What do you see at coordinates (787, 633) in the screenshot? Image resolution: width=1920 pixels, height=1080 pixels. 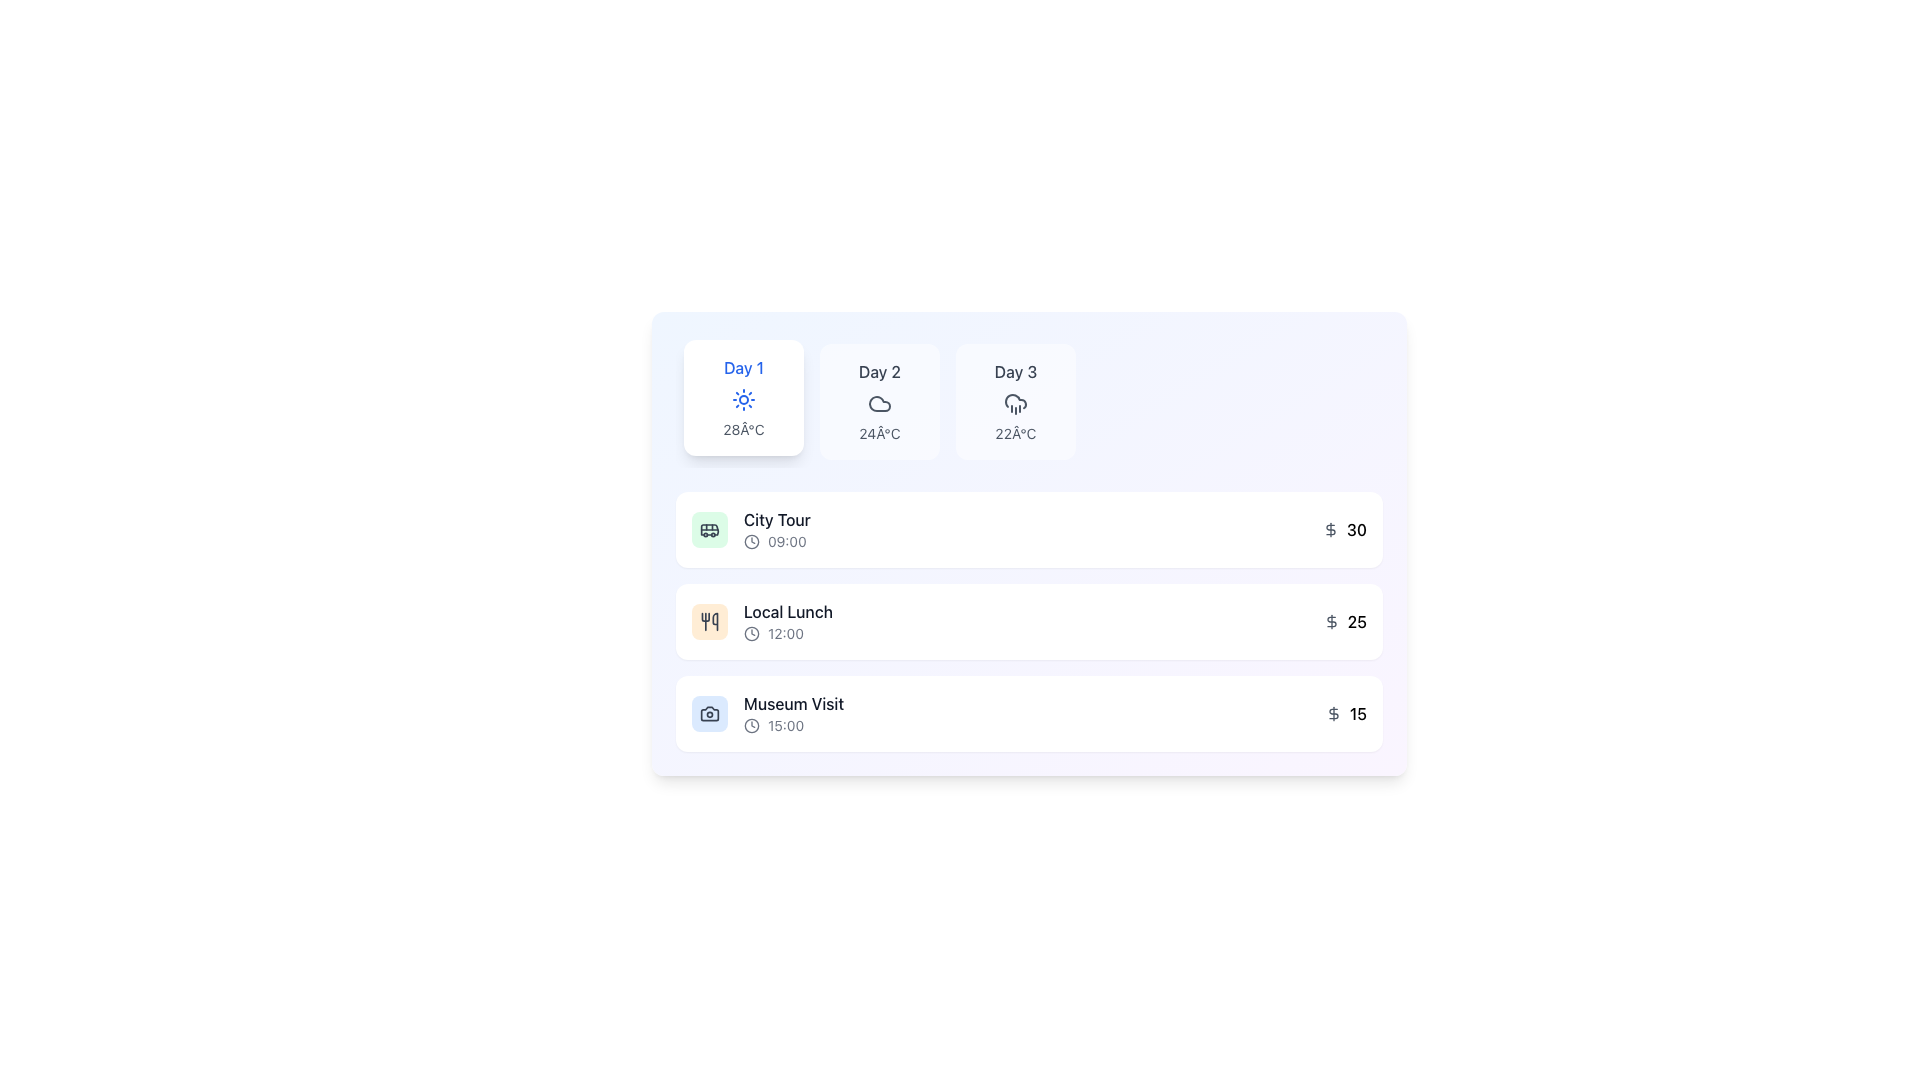 I see `the time displayed in the Time indicator showing '12:00', which is accompanied by a small clock icon to its left, located under the 'Local Lunch' label` at bounding box center [787, 633].